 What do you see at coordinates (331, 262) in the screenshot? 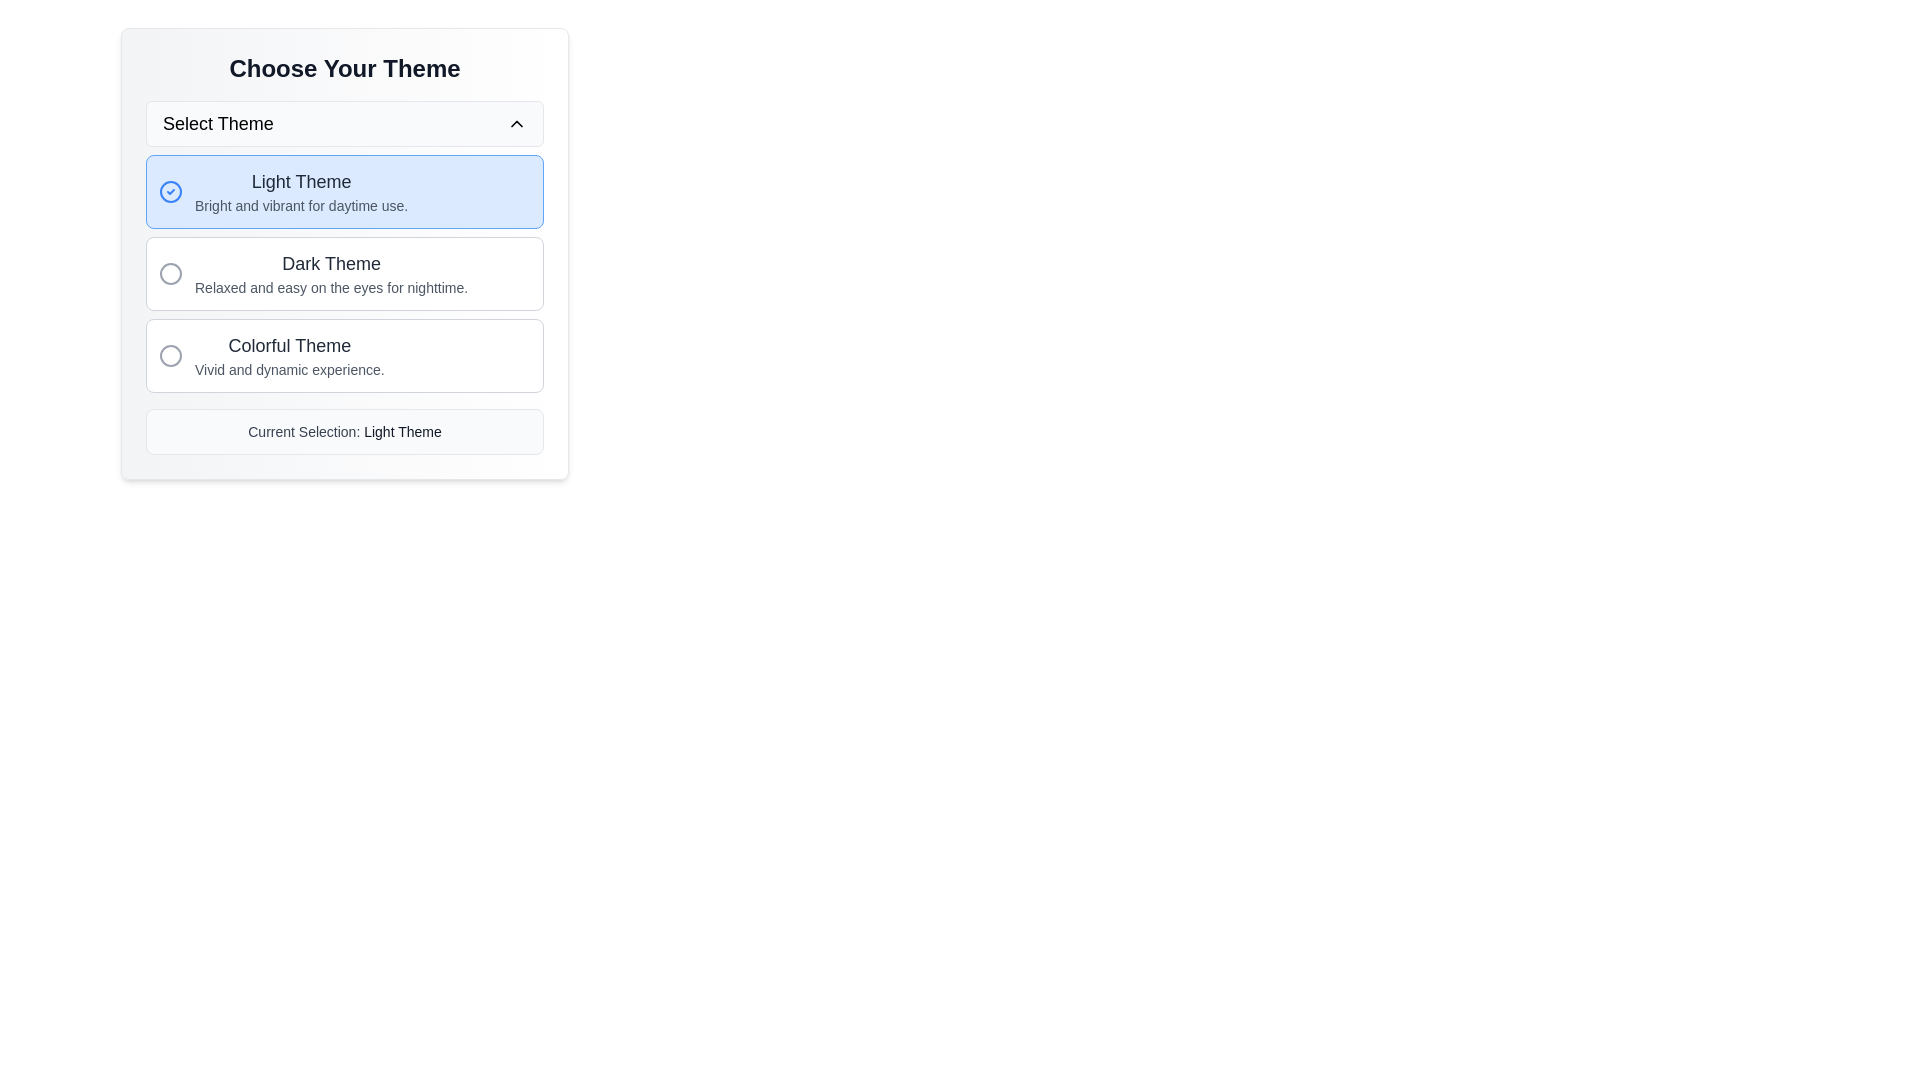
I see `the 'Dark Theme' text label, which is bold and prominently displayed in the 'Choose Your Theme' section, located above the descriptive text` at bounding box center [331, 262].